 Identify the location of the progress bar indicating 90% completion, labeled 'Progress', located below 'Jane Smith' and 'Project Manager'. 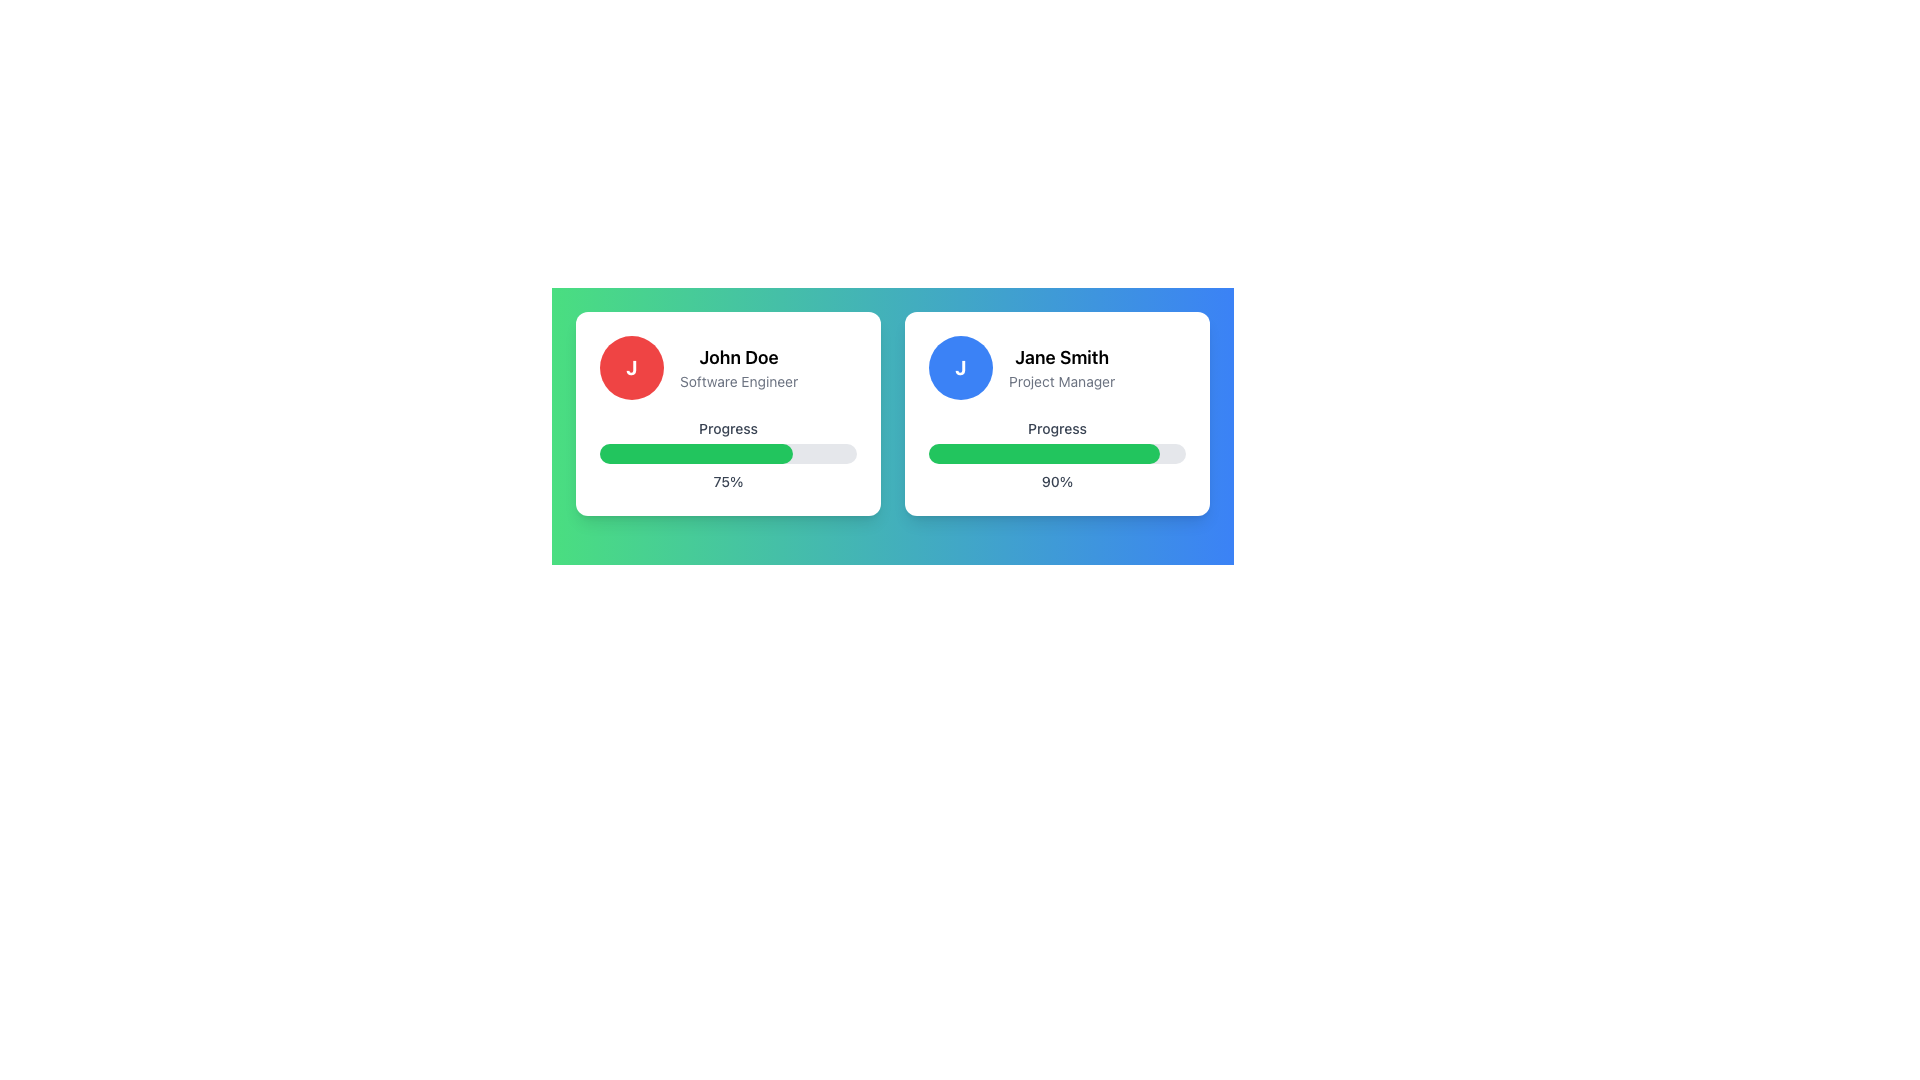
(1056, 454).